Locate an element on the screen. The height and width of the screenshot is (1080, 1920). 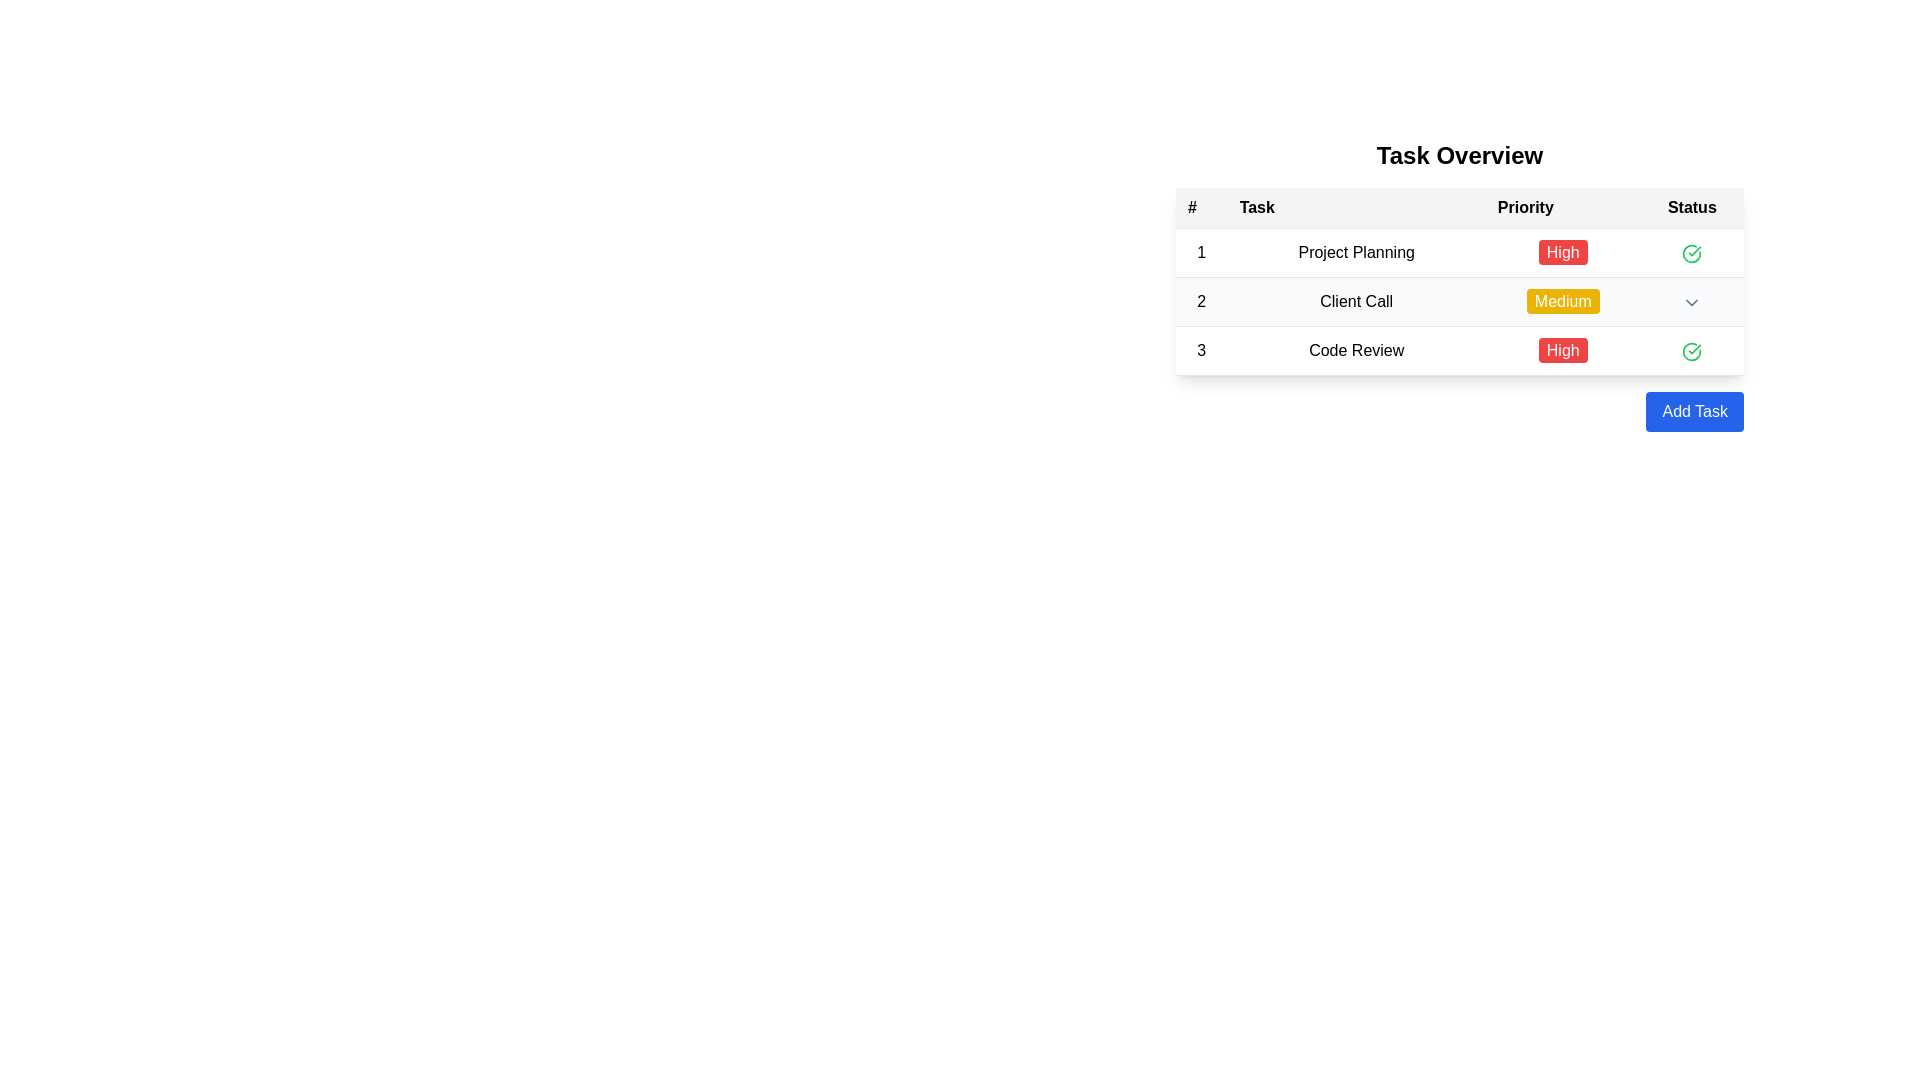
the green checkmark status icon in the 'Status' column of the first row, which indicates the completion of the 'Project Planning' task is located at coordinates (1691, 252).